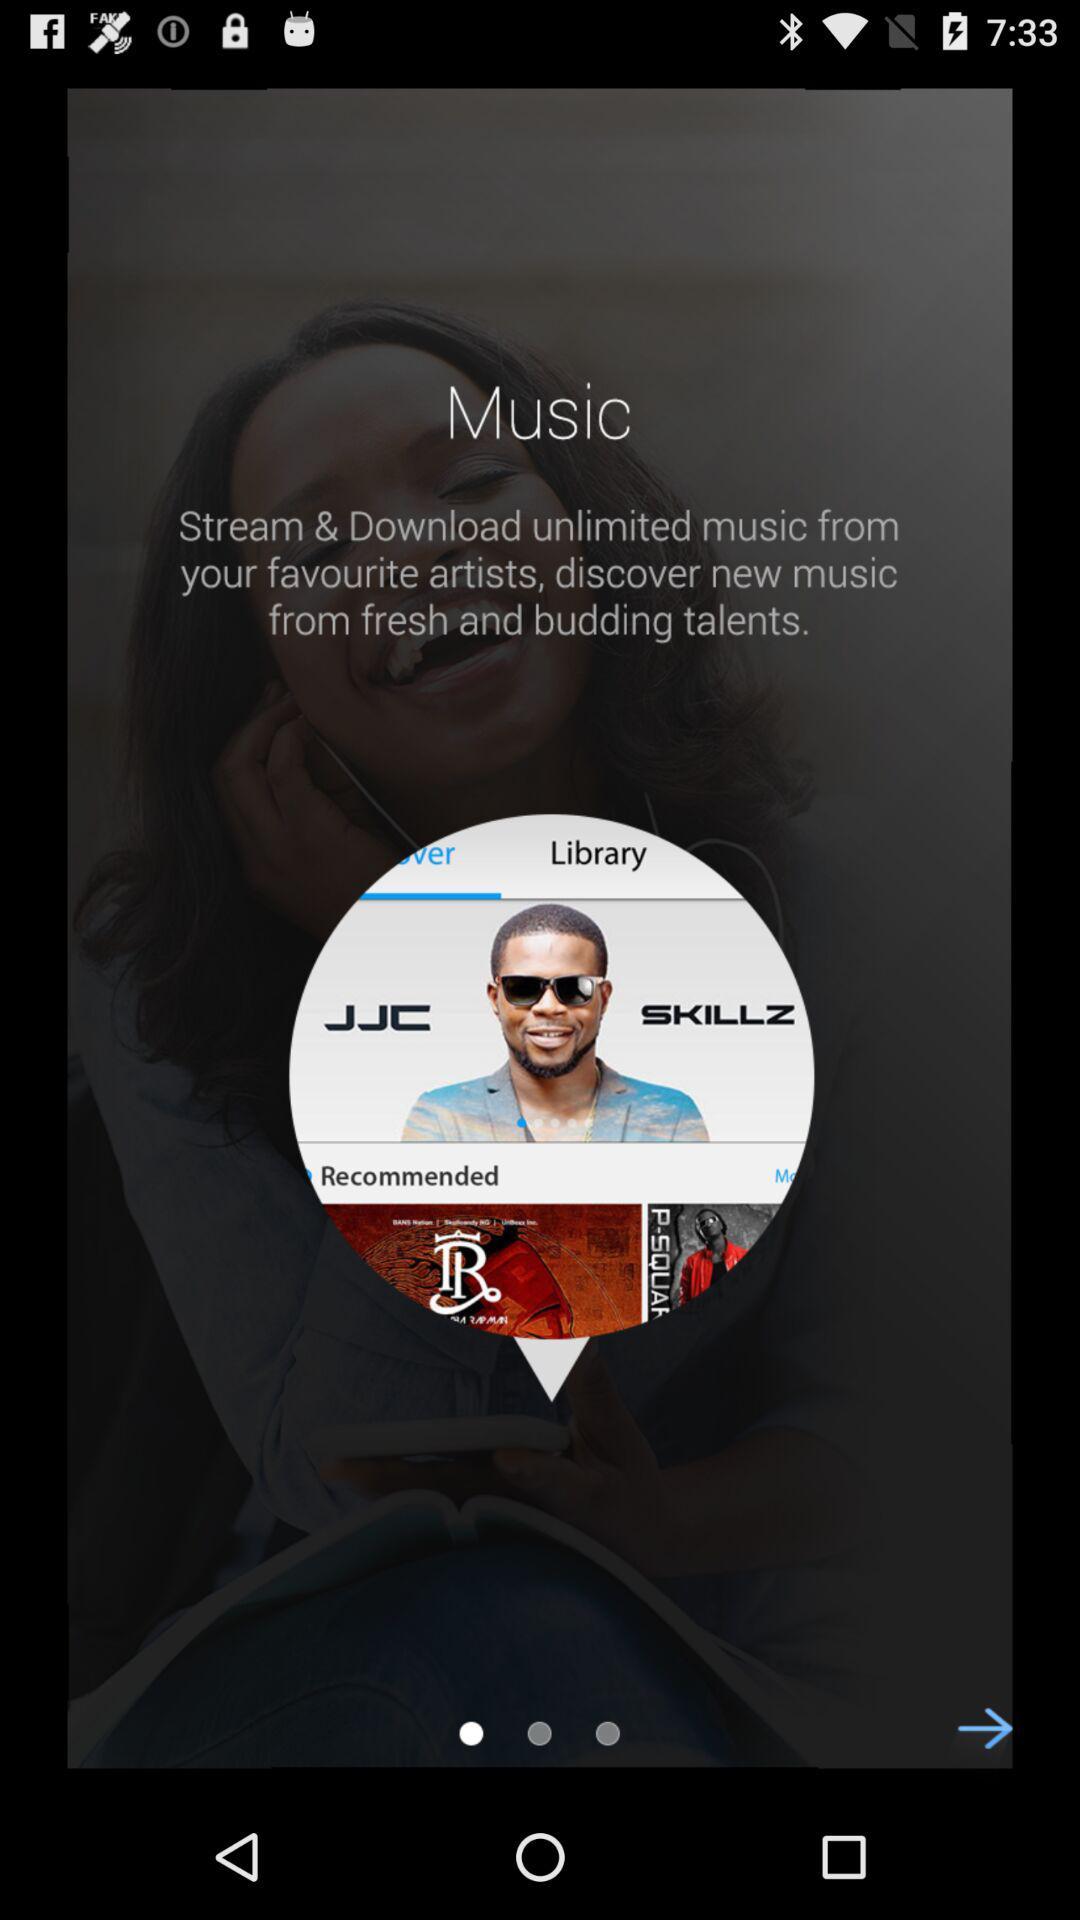 The image size is (1080, 1920). Describe the element at coordinates (973, 1745) in the screenshot. I see `move to next` at that location.